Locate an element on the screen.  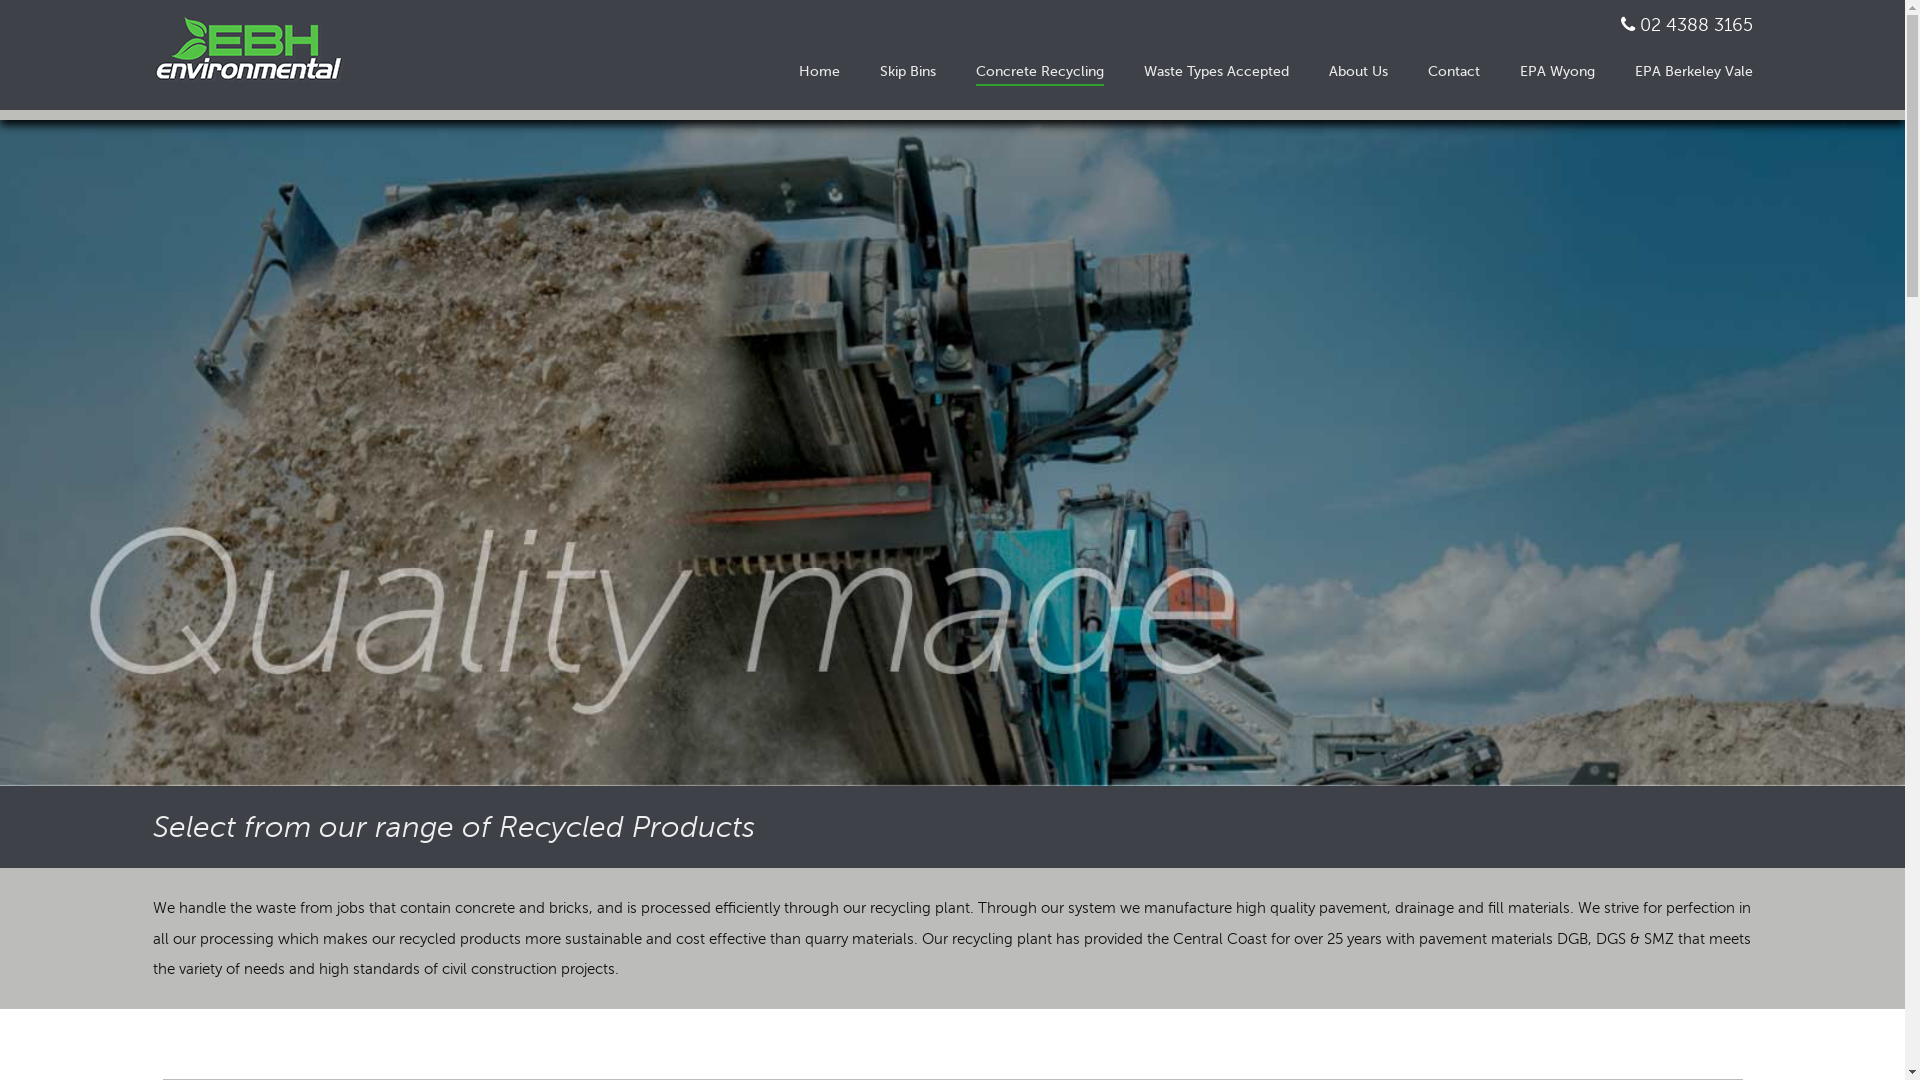
'Home' is located at coordinates (796, 70).